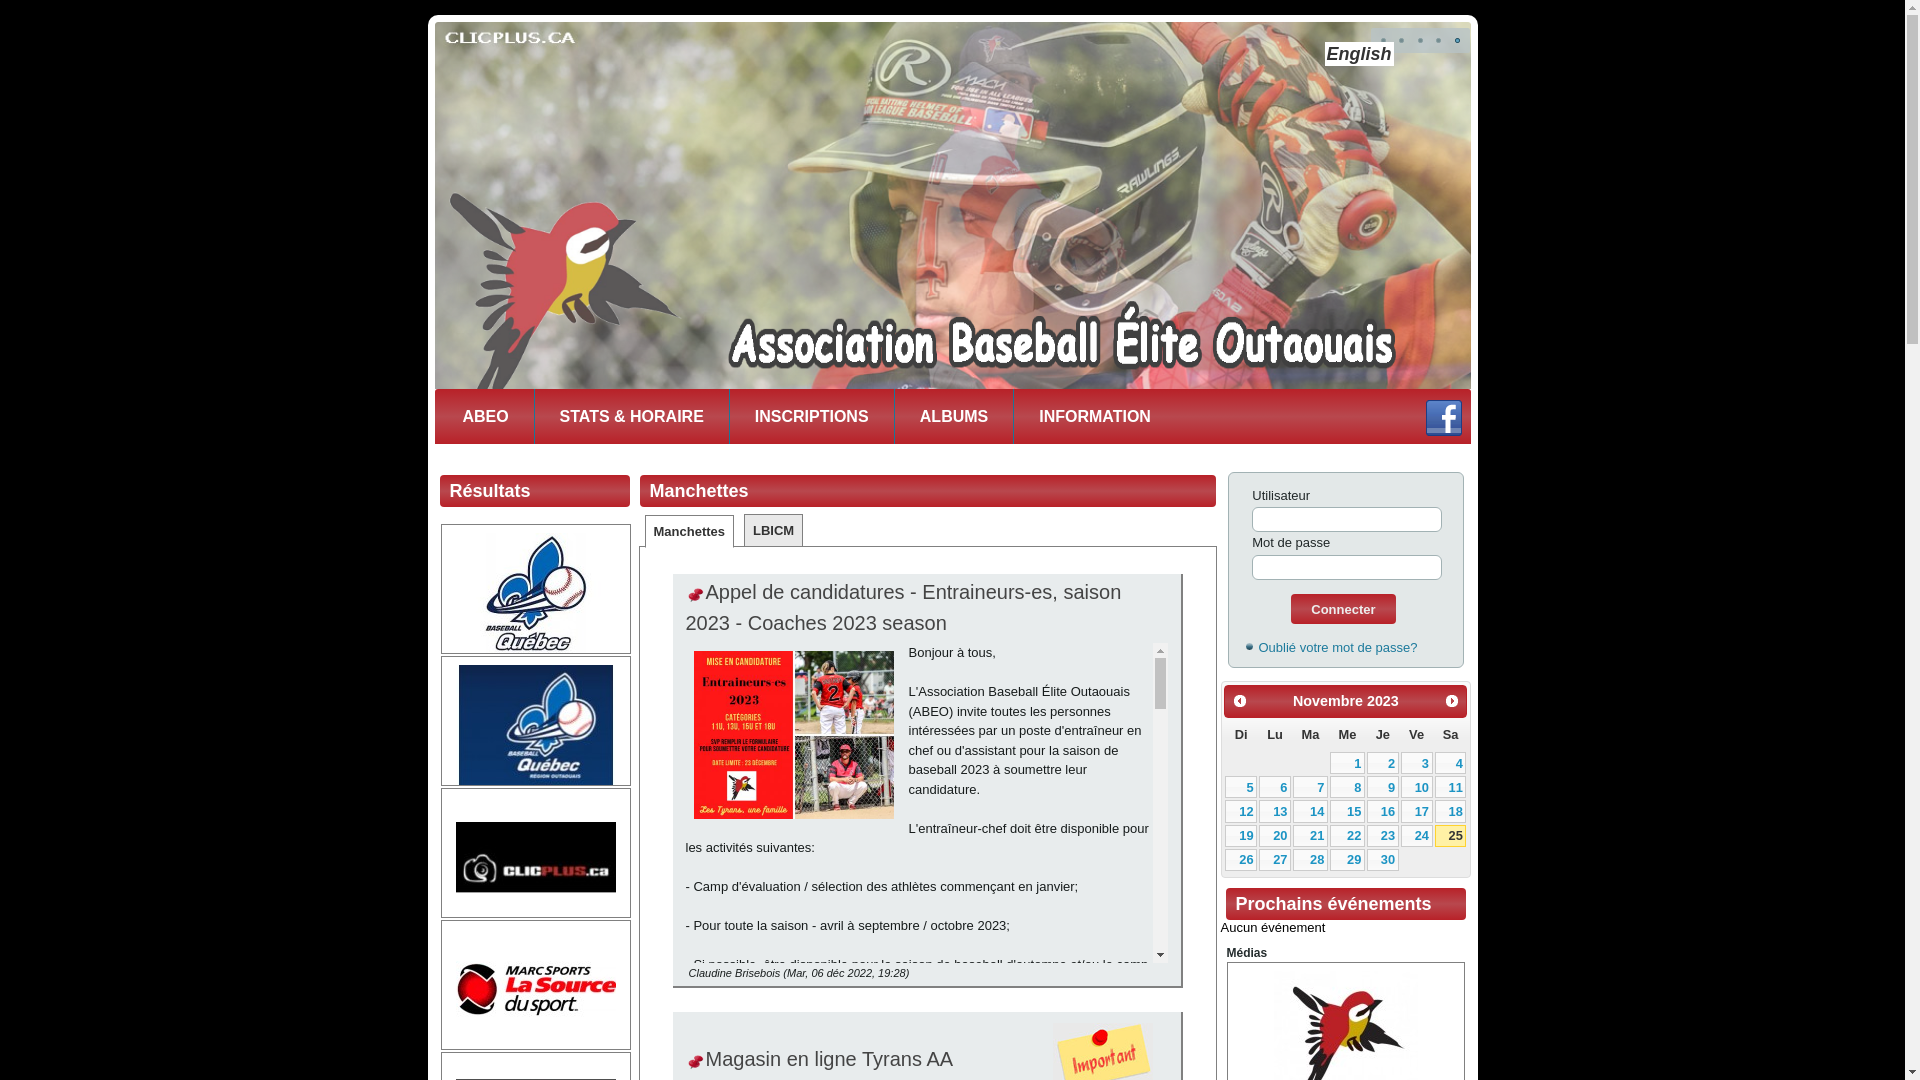 This screenshot has height=1080, width=1920. Describe the element at coordinates (1434, 810) in the screenshot. I see `'18'` at that location.